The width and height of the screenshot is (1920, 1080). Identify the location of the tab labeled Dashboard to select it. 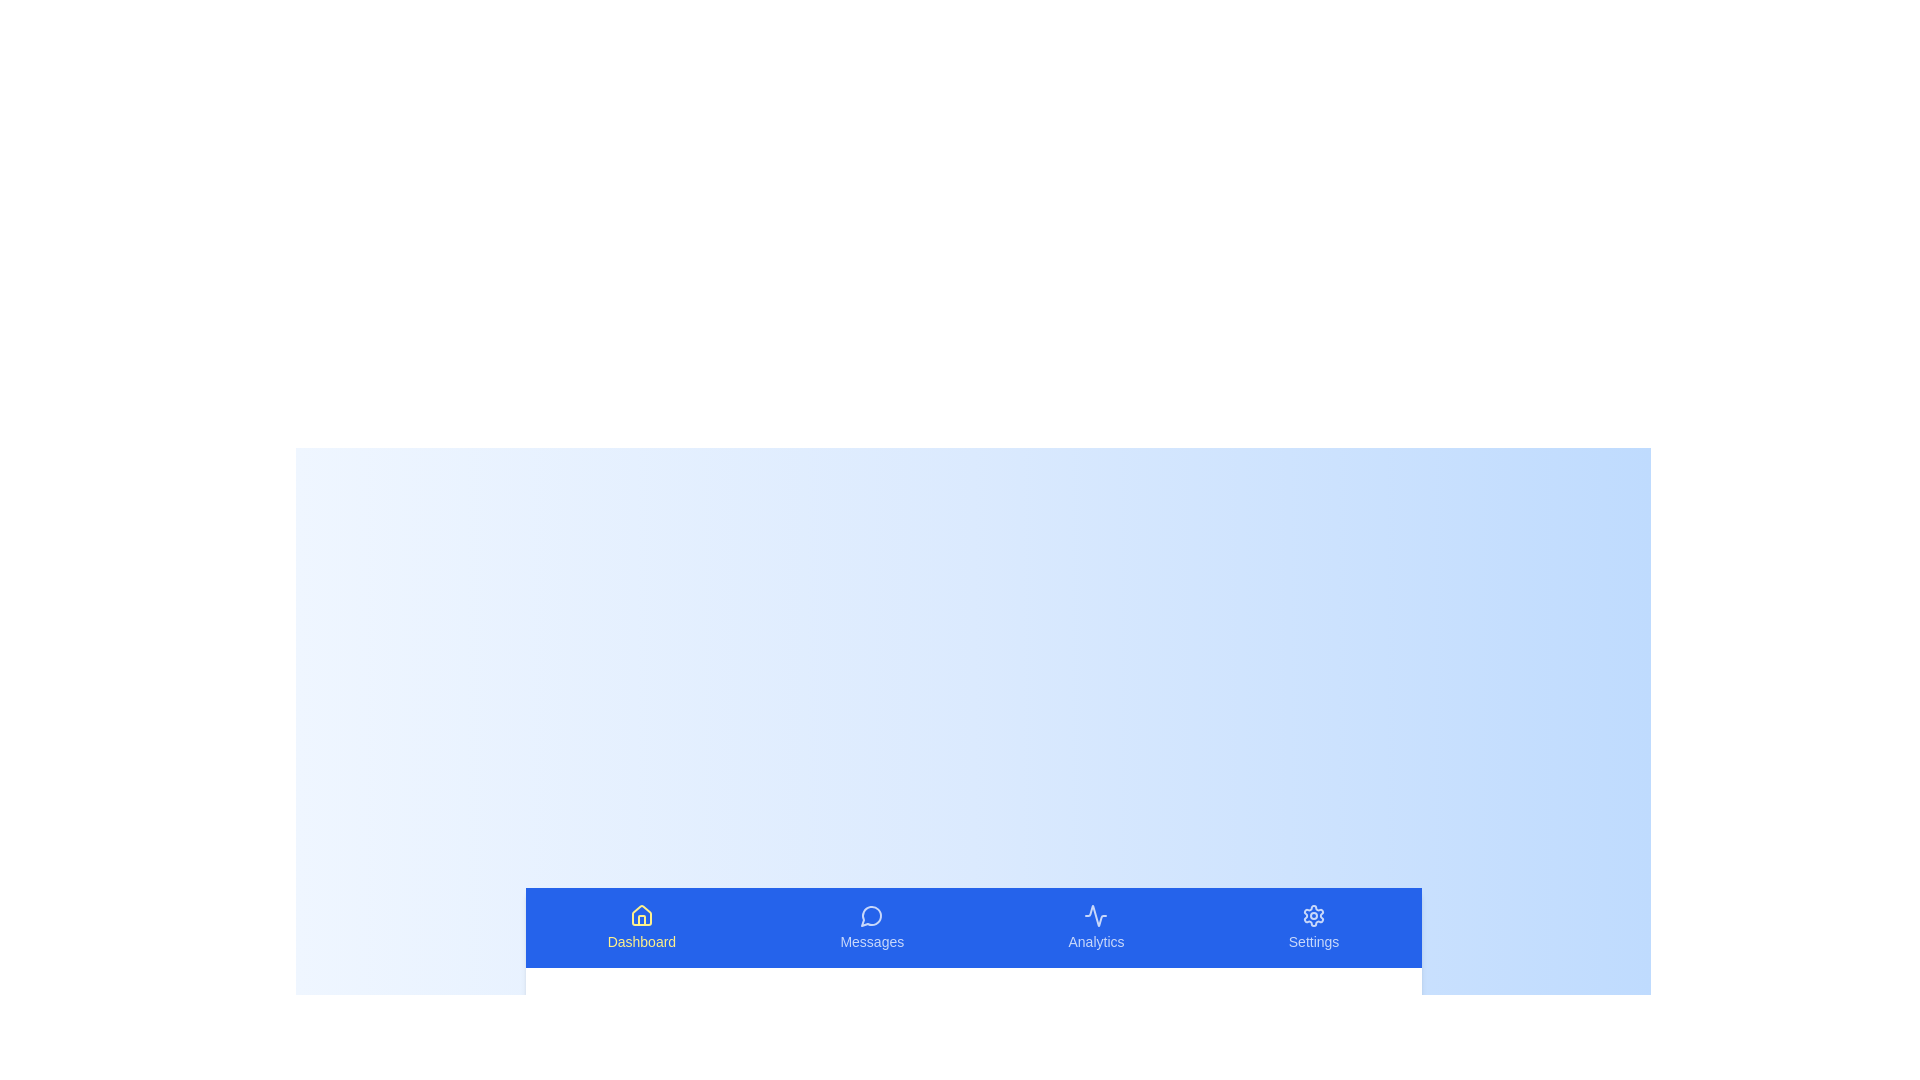
(641, 928).